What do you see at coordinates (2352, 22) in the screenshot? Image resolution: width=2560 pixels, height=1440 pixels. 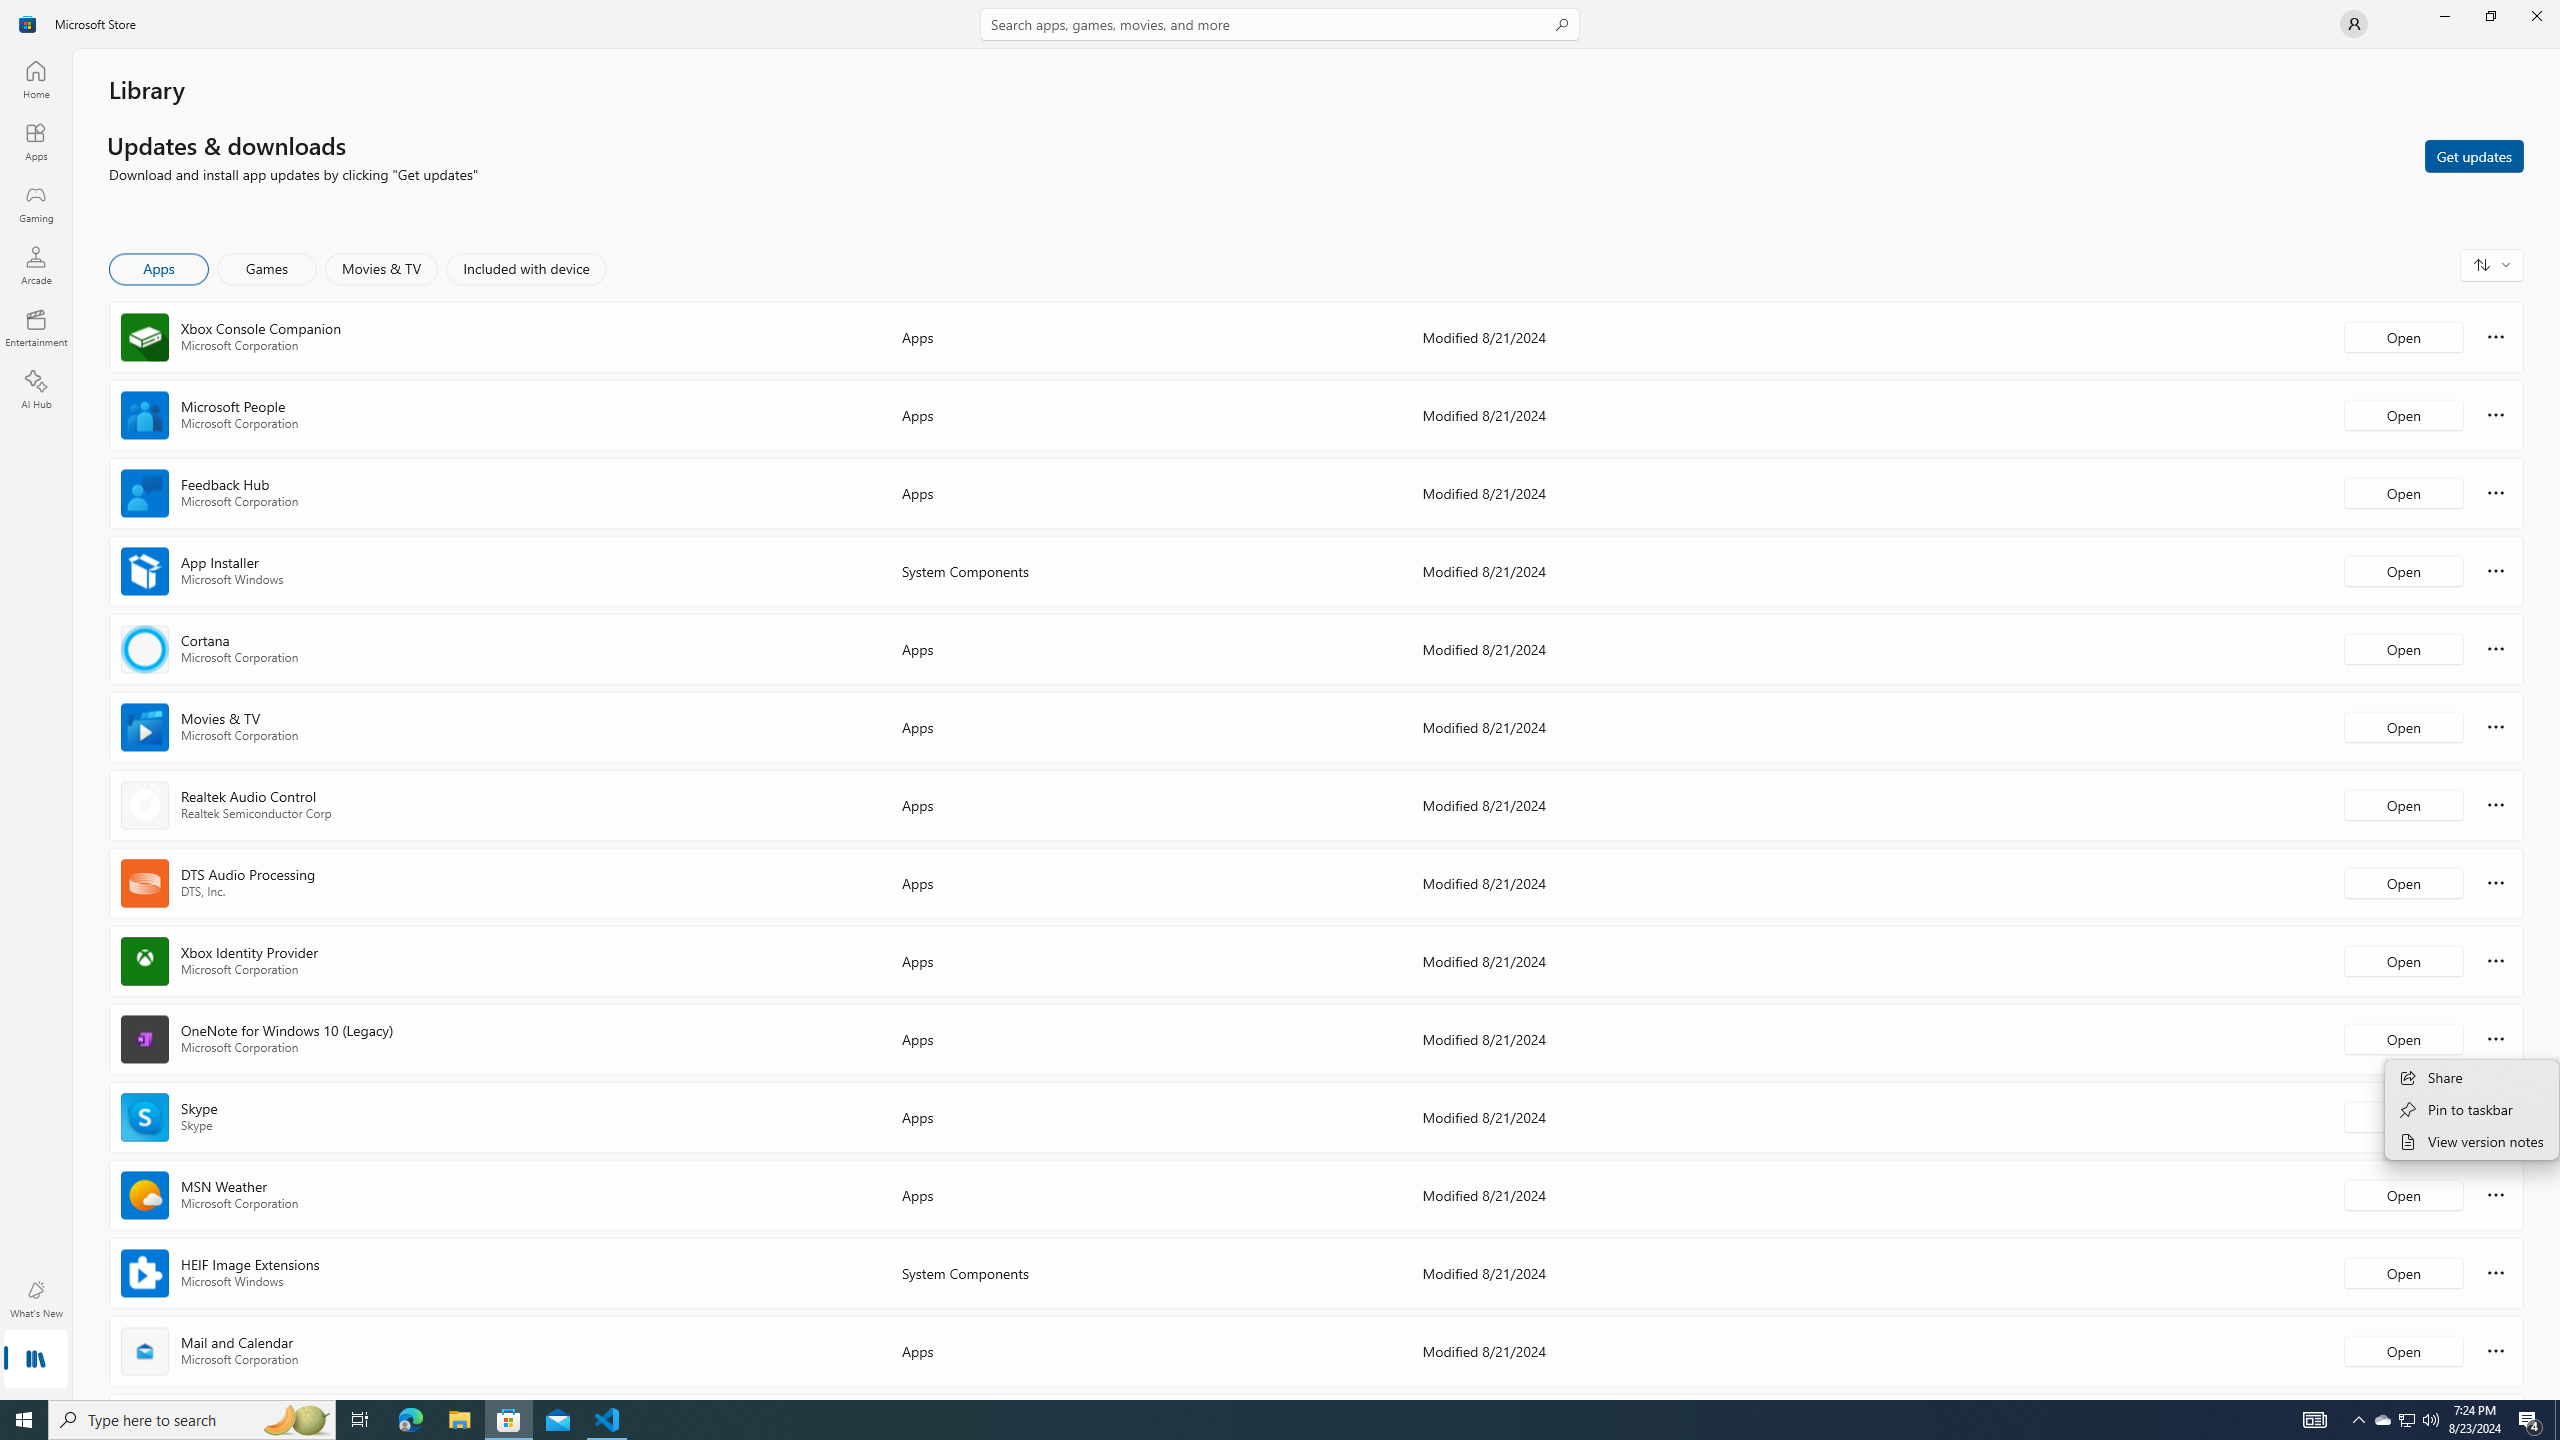 I see `'User profile'` at bounding box center [2352, 22].